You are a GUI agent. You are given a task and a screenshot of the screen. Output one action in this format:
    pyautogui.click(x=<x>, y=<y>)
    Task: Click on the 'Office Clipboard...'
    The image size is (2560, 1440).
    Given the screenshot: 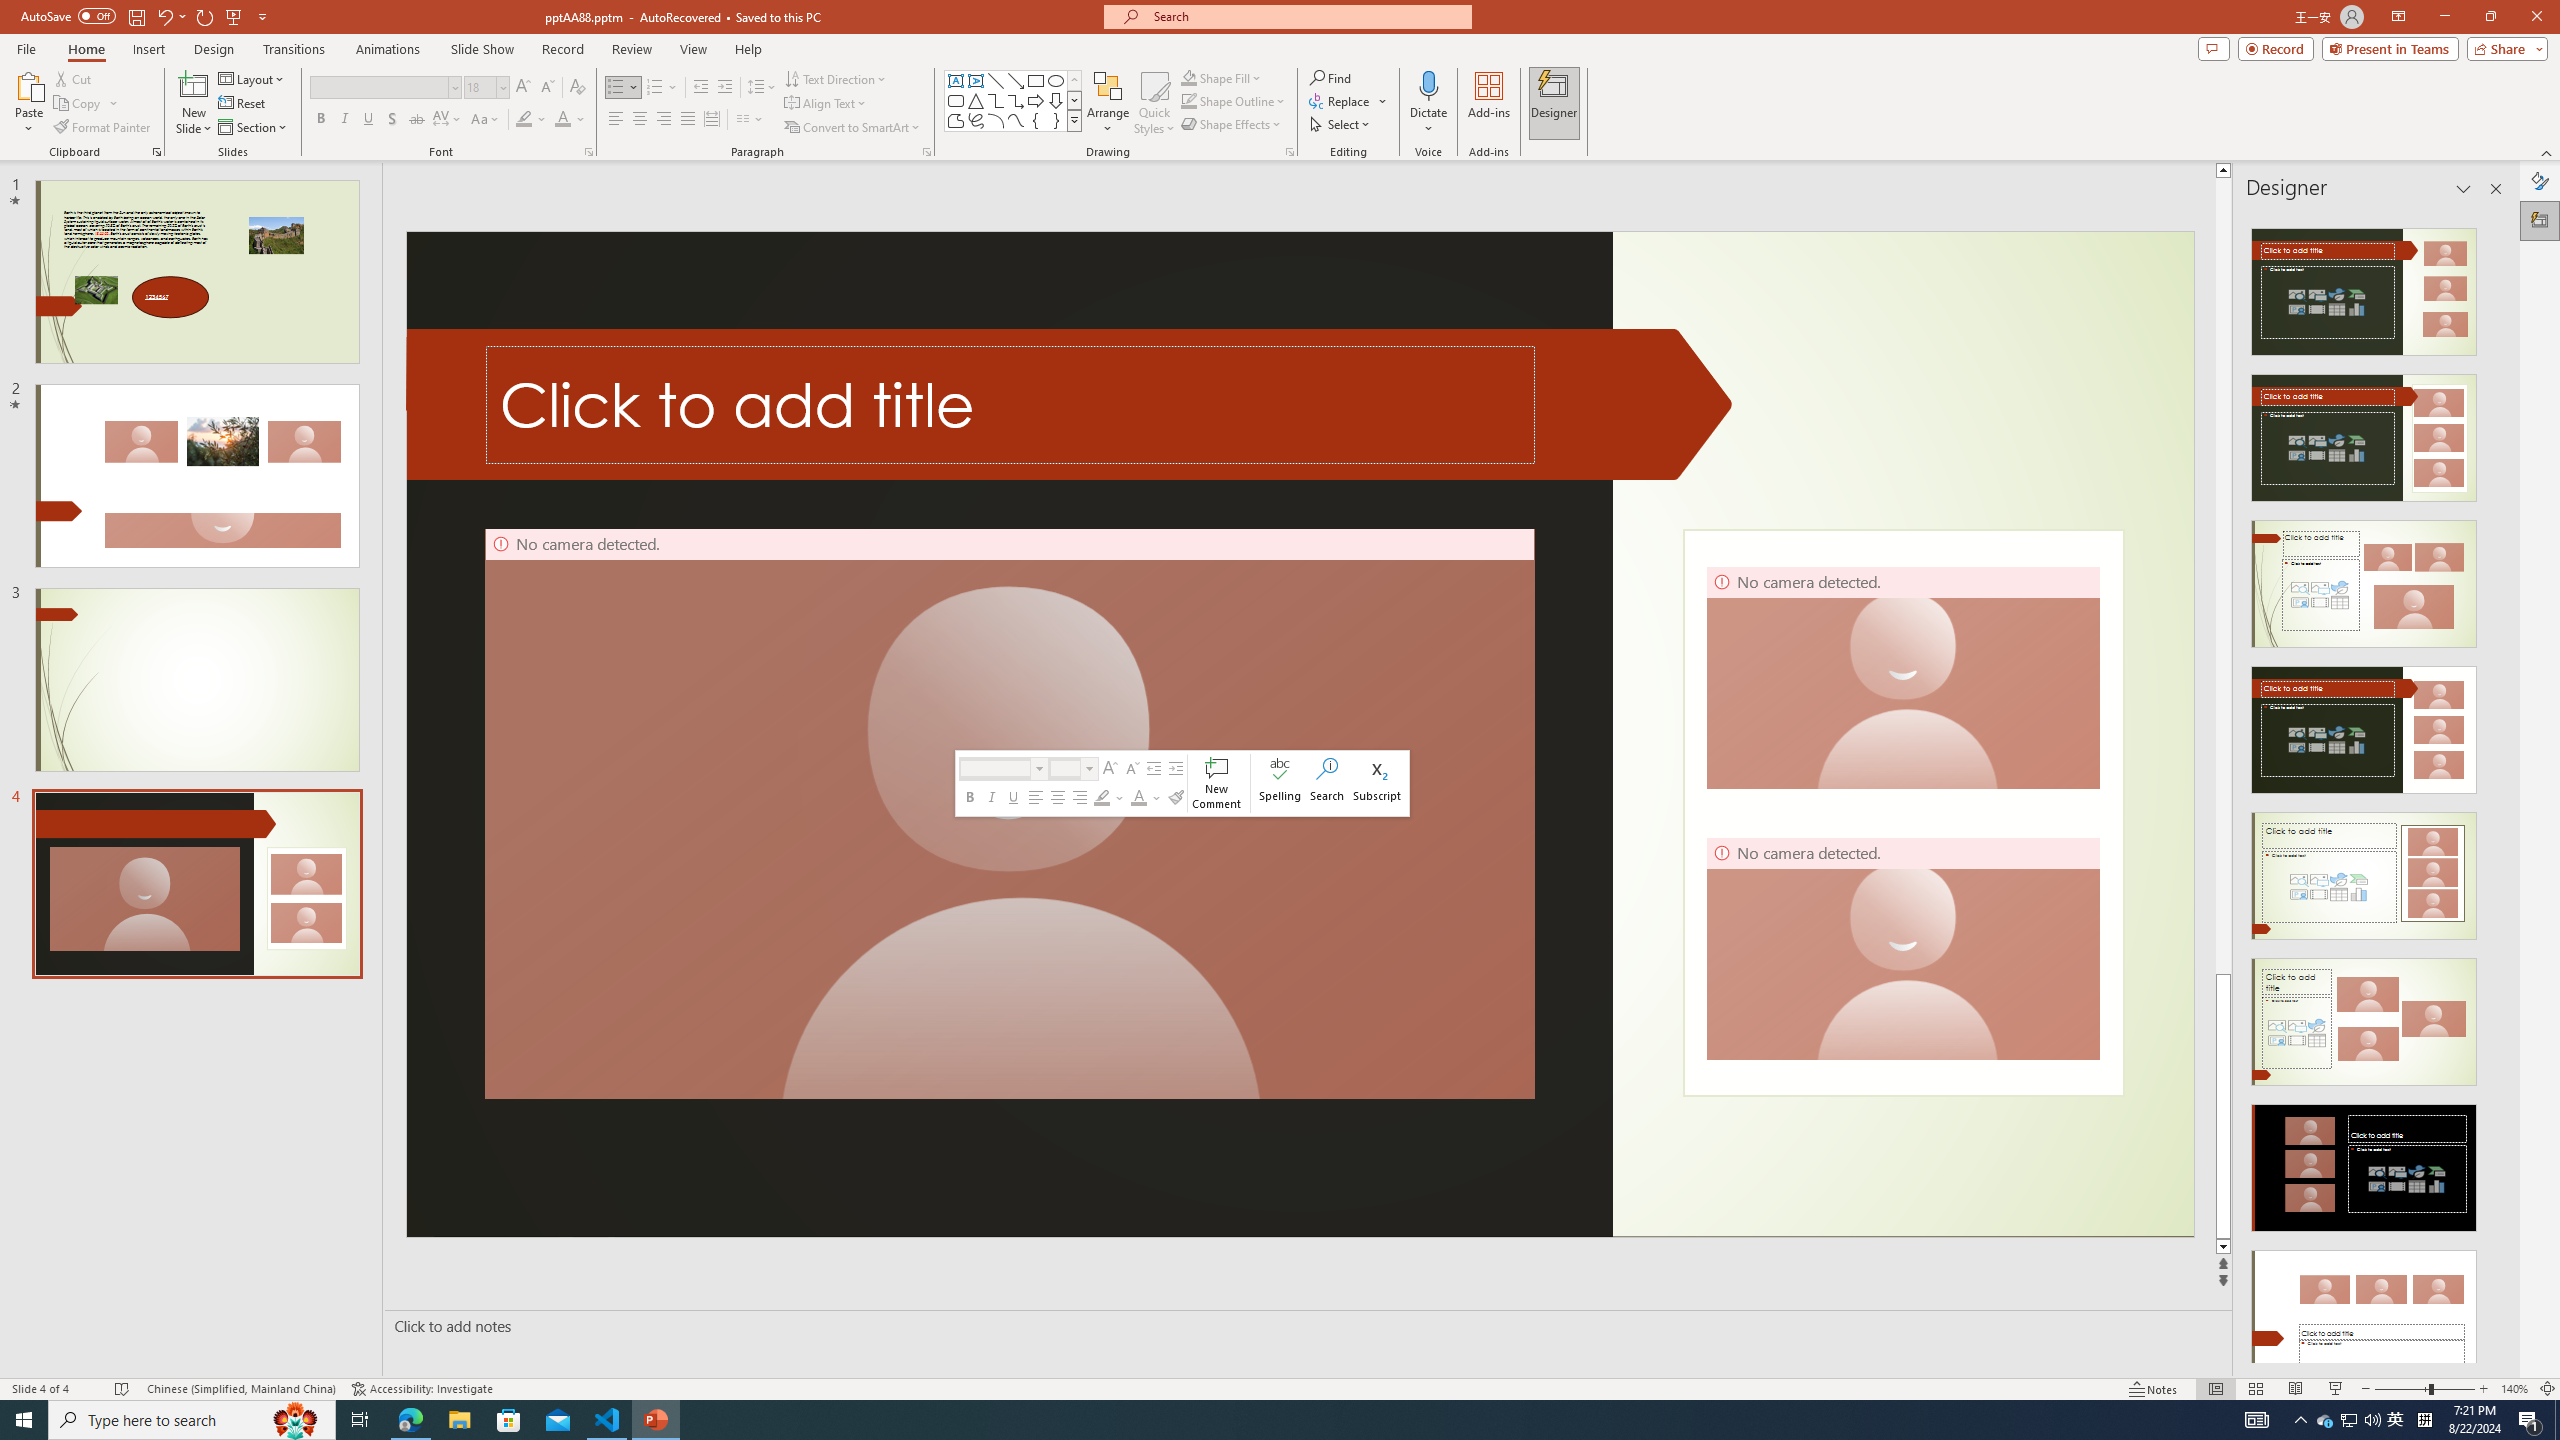 What is the action you would take?
    pyautogui.click(x=155, y=150)
    